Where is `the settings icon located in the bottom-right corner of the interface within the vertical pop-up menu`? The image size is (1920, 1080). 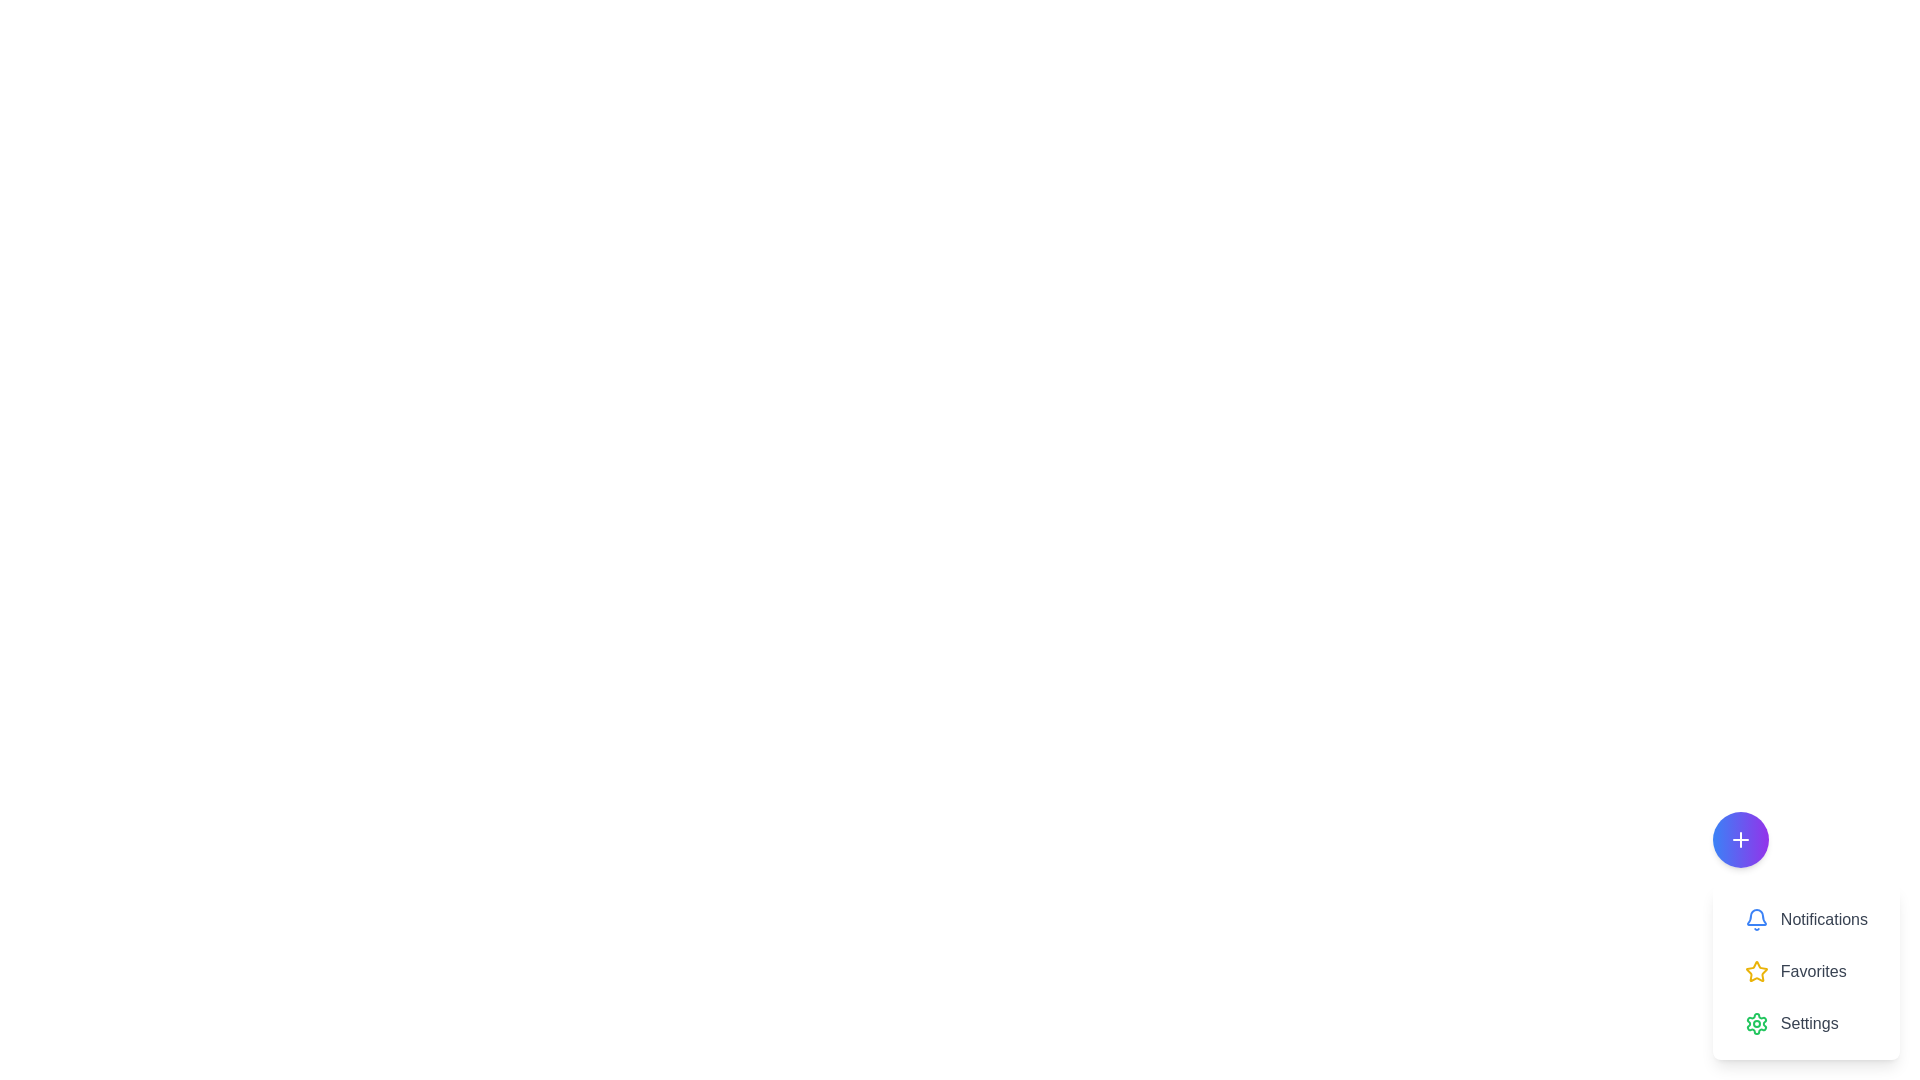
the settings icon located in the bottom-right corner of the interface within the vertical pop-up menu is located at coordinates (1755, 1023).